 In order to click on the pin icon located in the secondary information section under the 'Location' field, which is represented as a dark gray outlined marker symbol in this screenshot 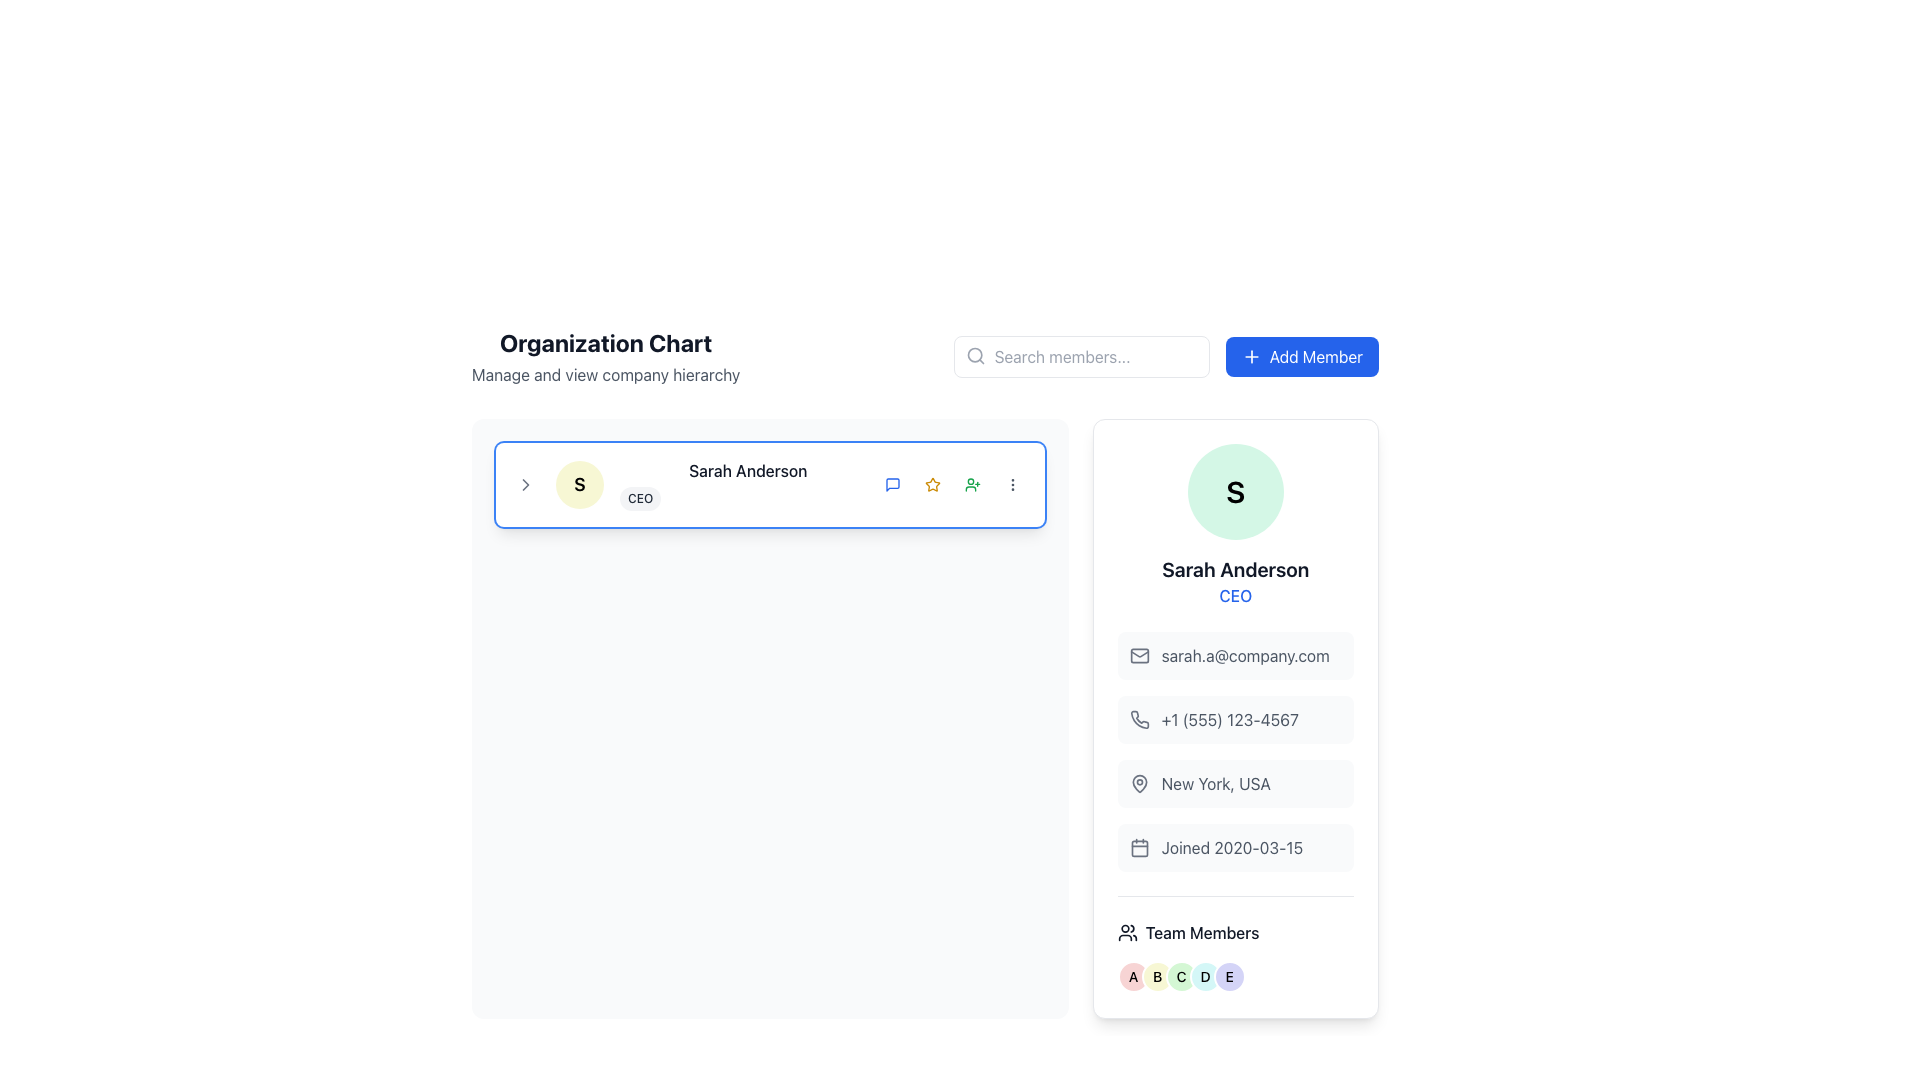, I will do `click(1139, 782)`.